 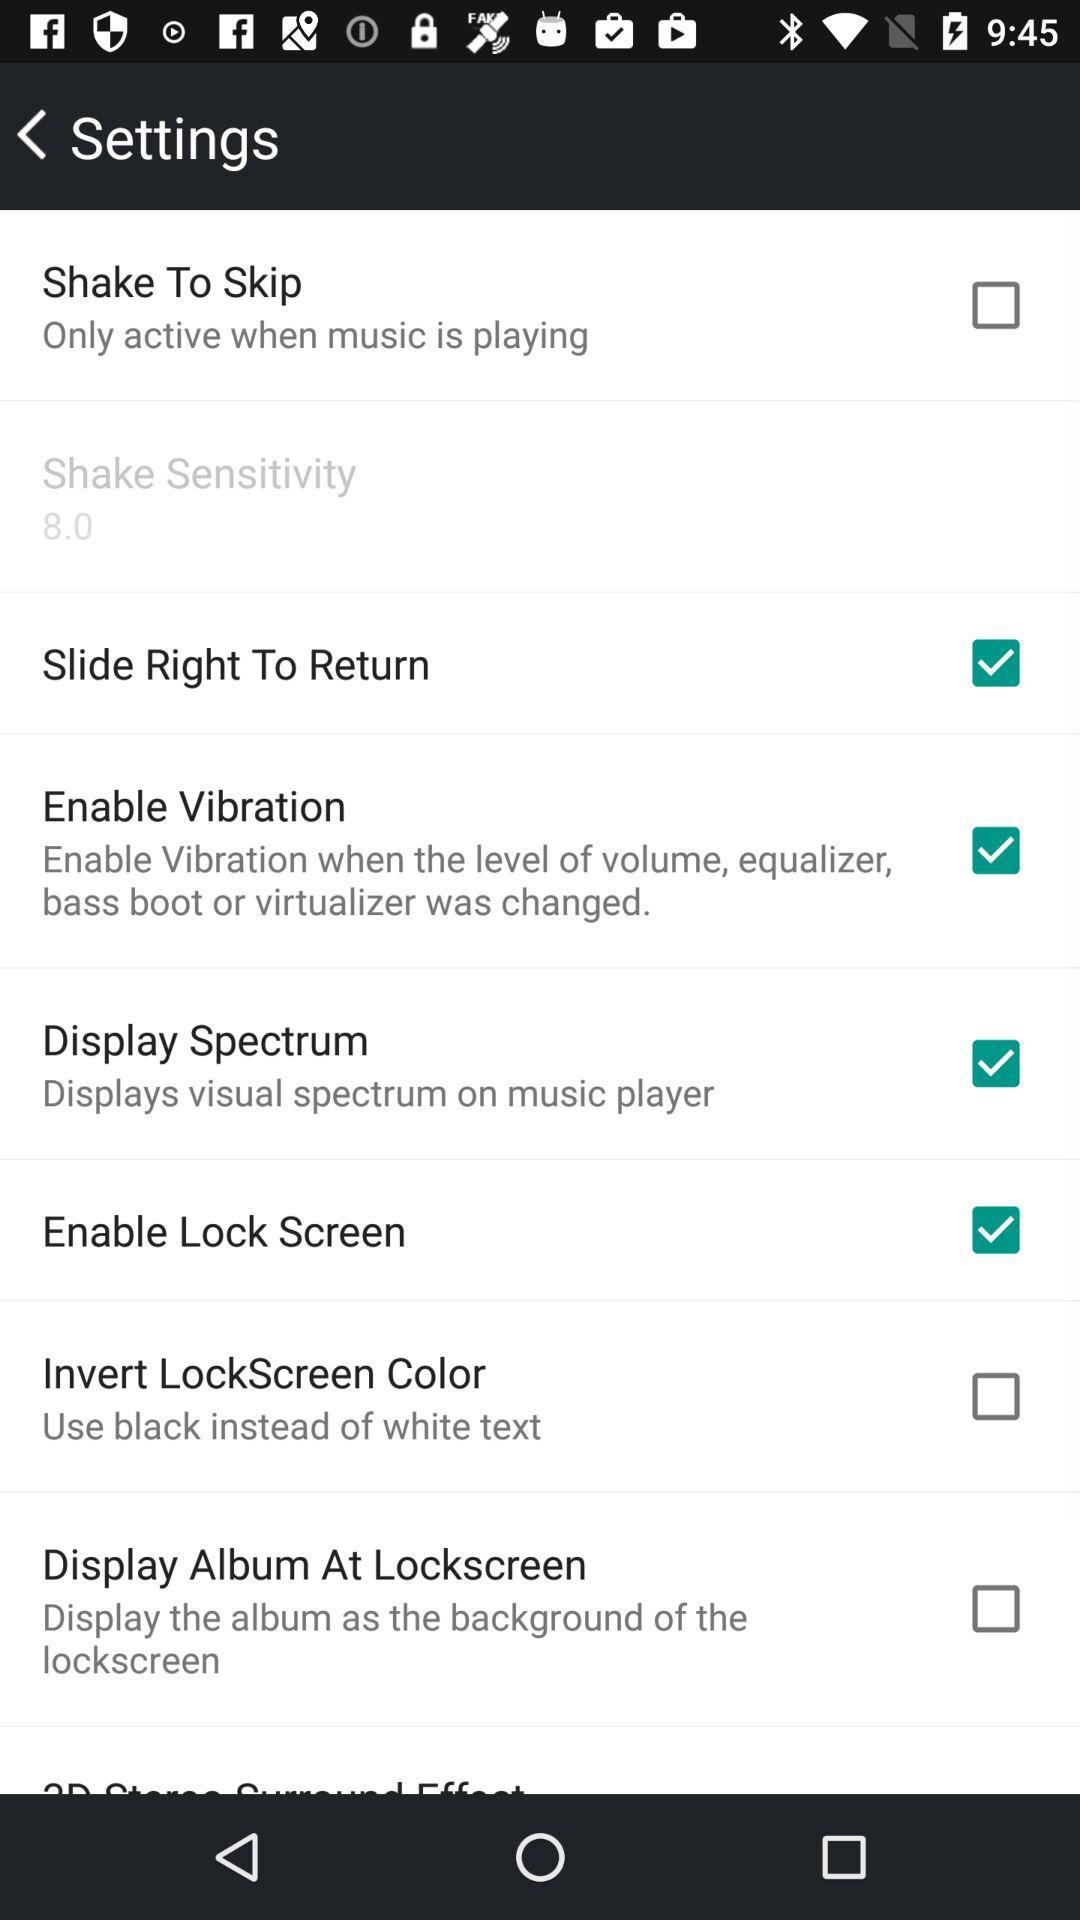 What do you see at coordinates (378, 1090) in the screenshot?
I see `the icon above the enable lock screen item` at bounding box center [378, 1090].